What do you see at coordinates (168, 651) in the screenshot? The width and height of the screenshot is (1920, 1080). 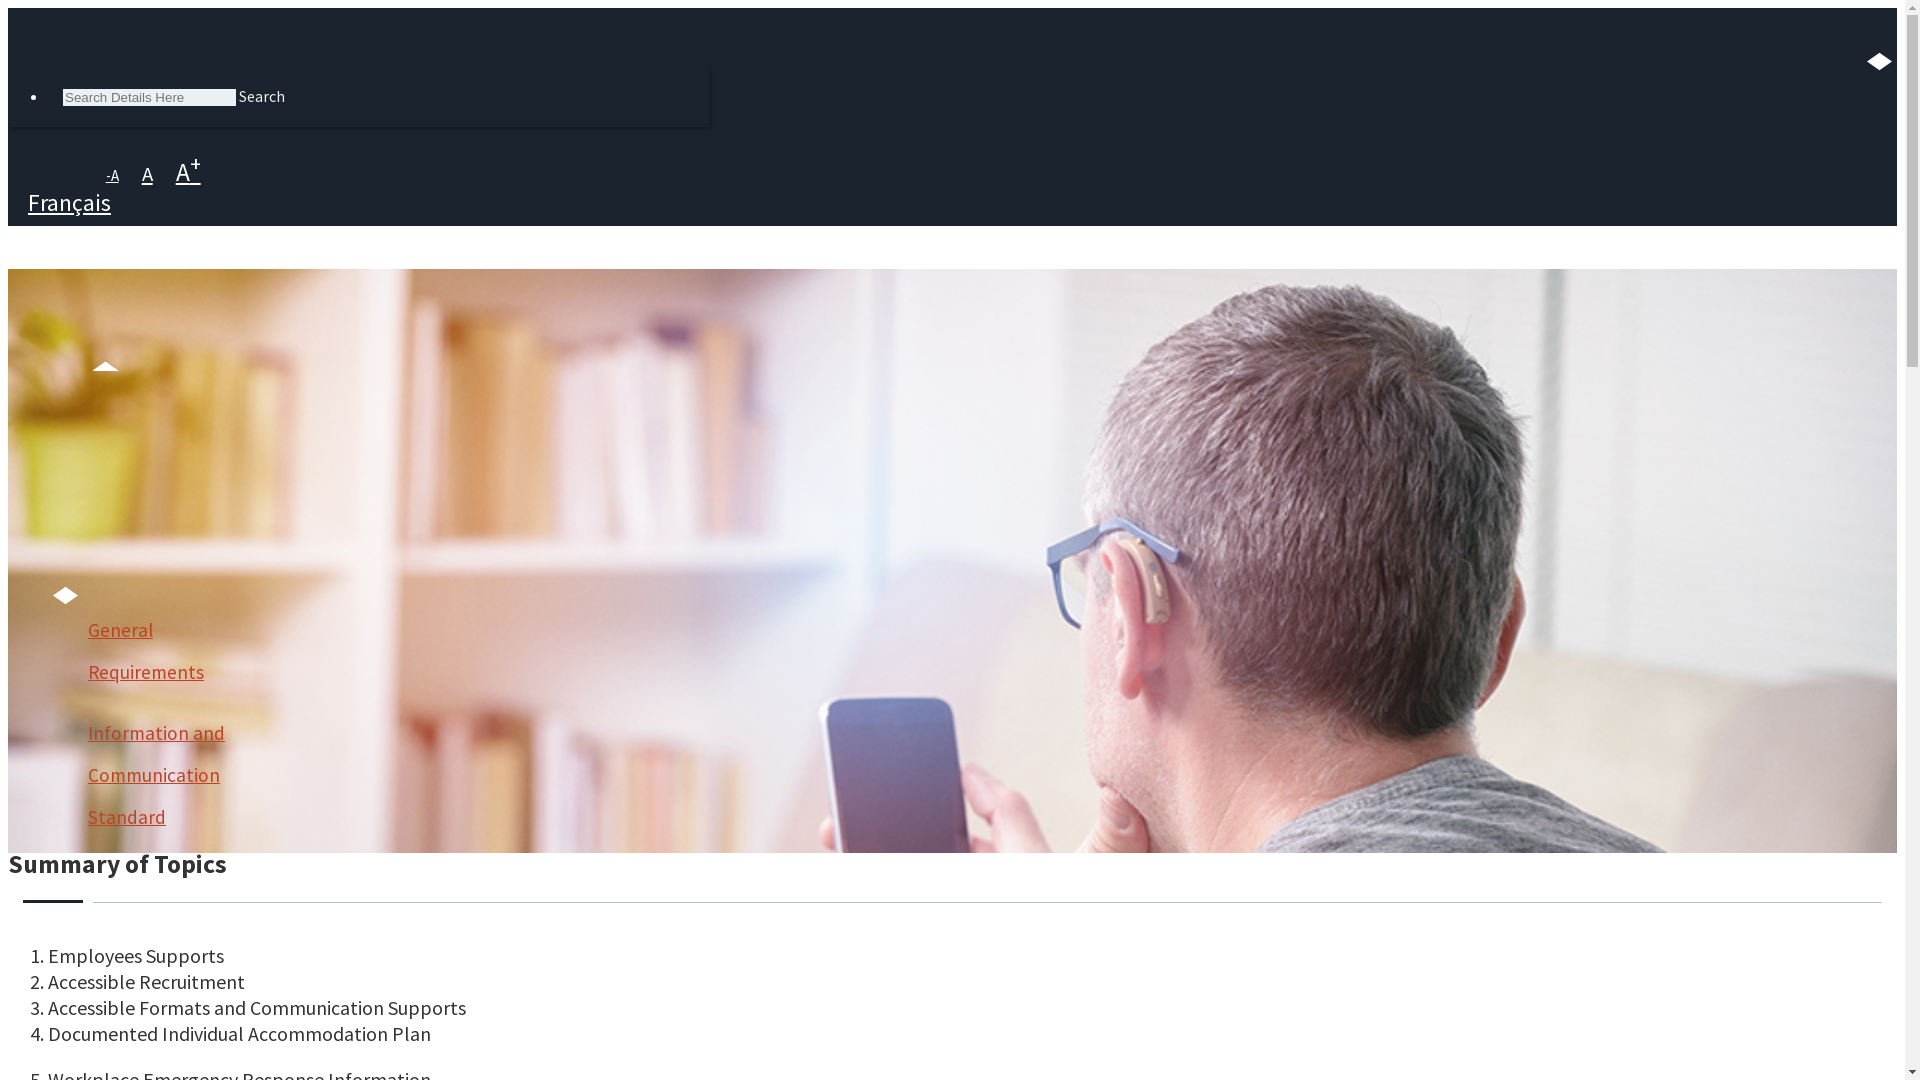 I see `'General Requirements'` at bounding box center [168, 651].